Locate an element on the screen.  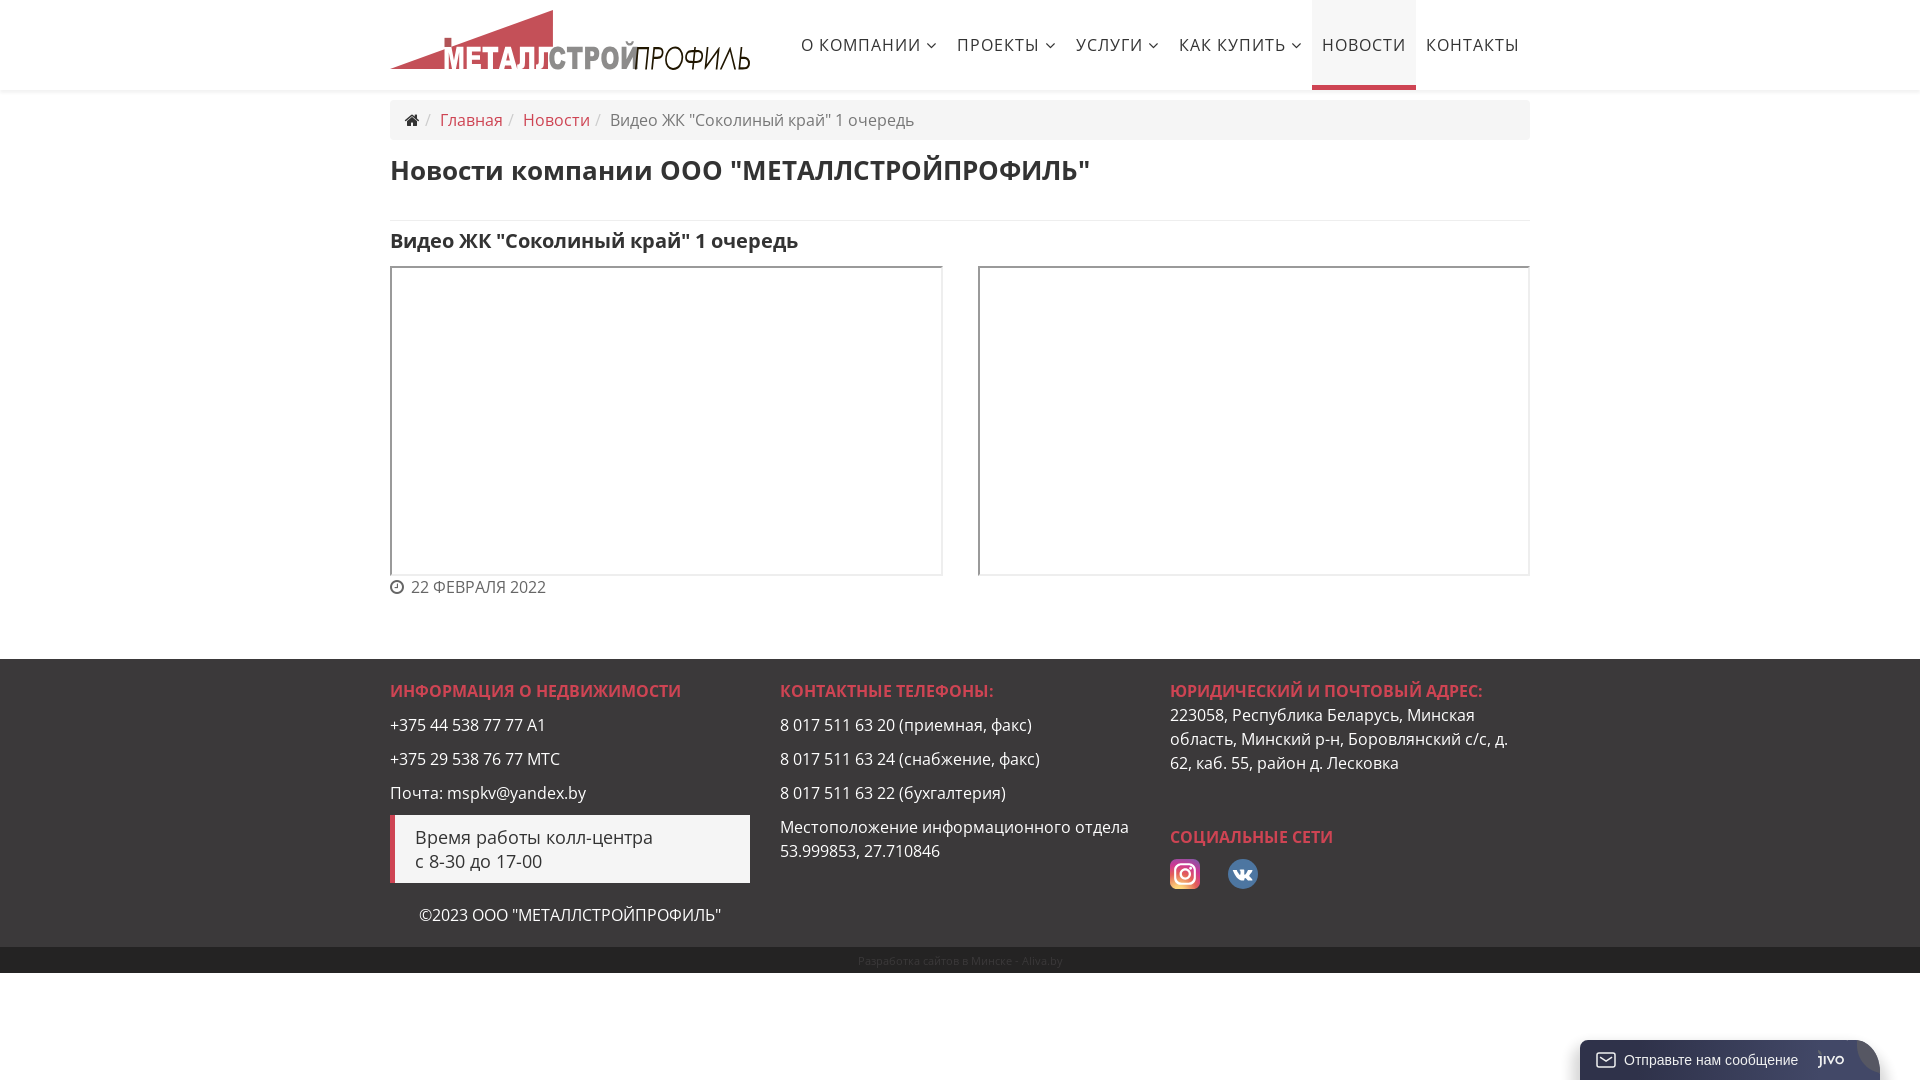
'+375 44 538 77 77' is located at coordinates (455, 725).